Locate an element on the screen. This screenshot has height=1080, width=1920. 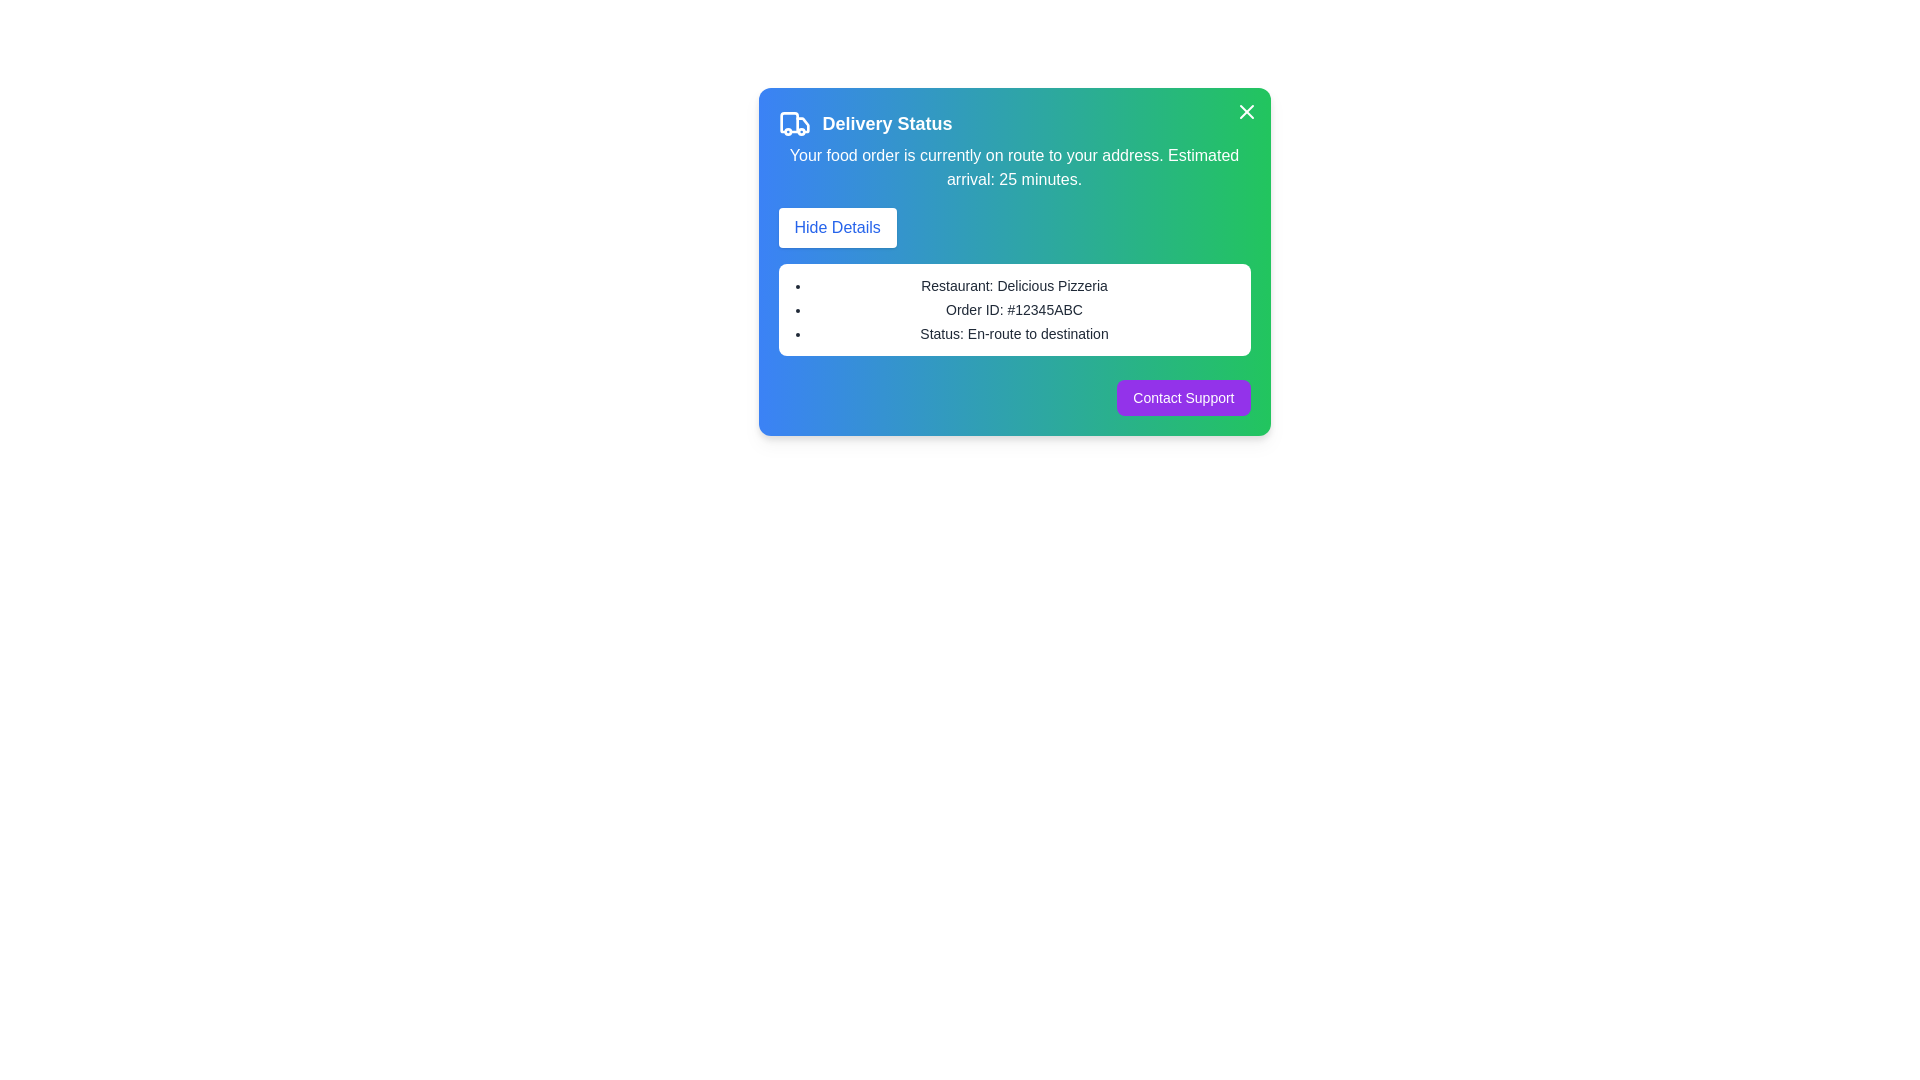
the 'Contact Support' button is located at coordinates (1183, 397).